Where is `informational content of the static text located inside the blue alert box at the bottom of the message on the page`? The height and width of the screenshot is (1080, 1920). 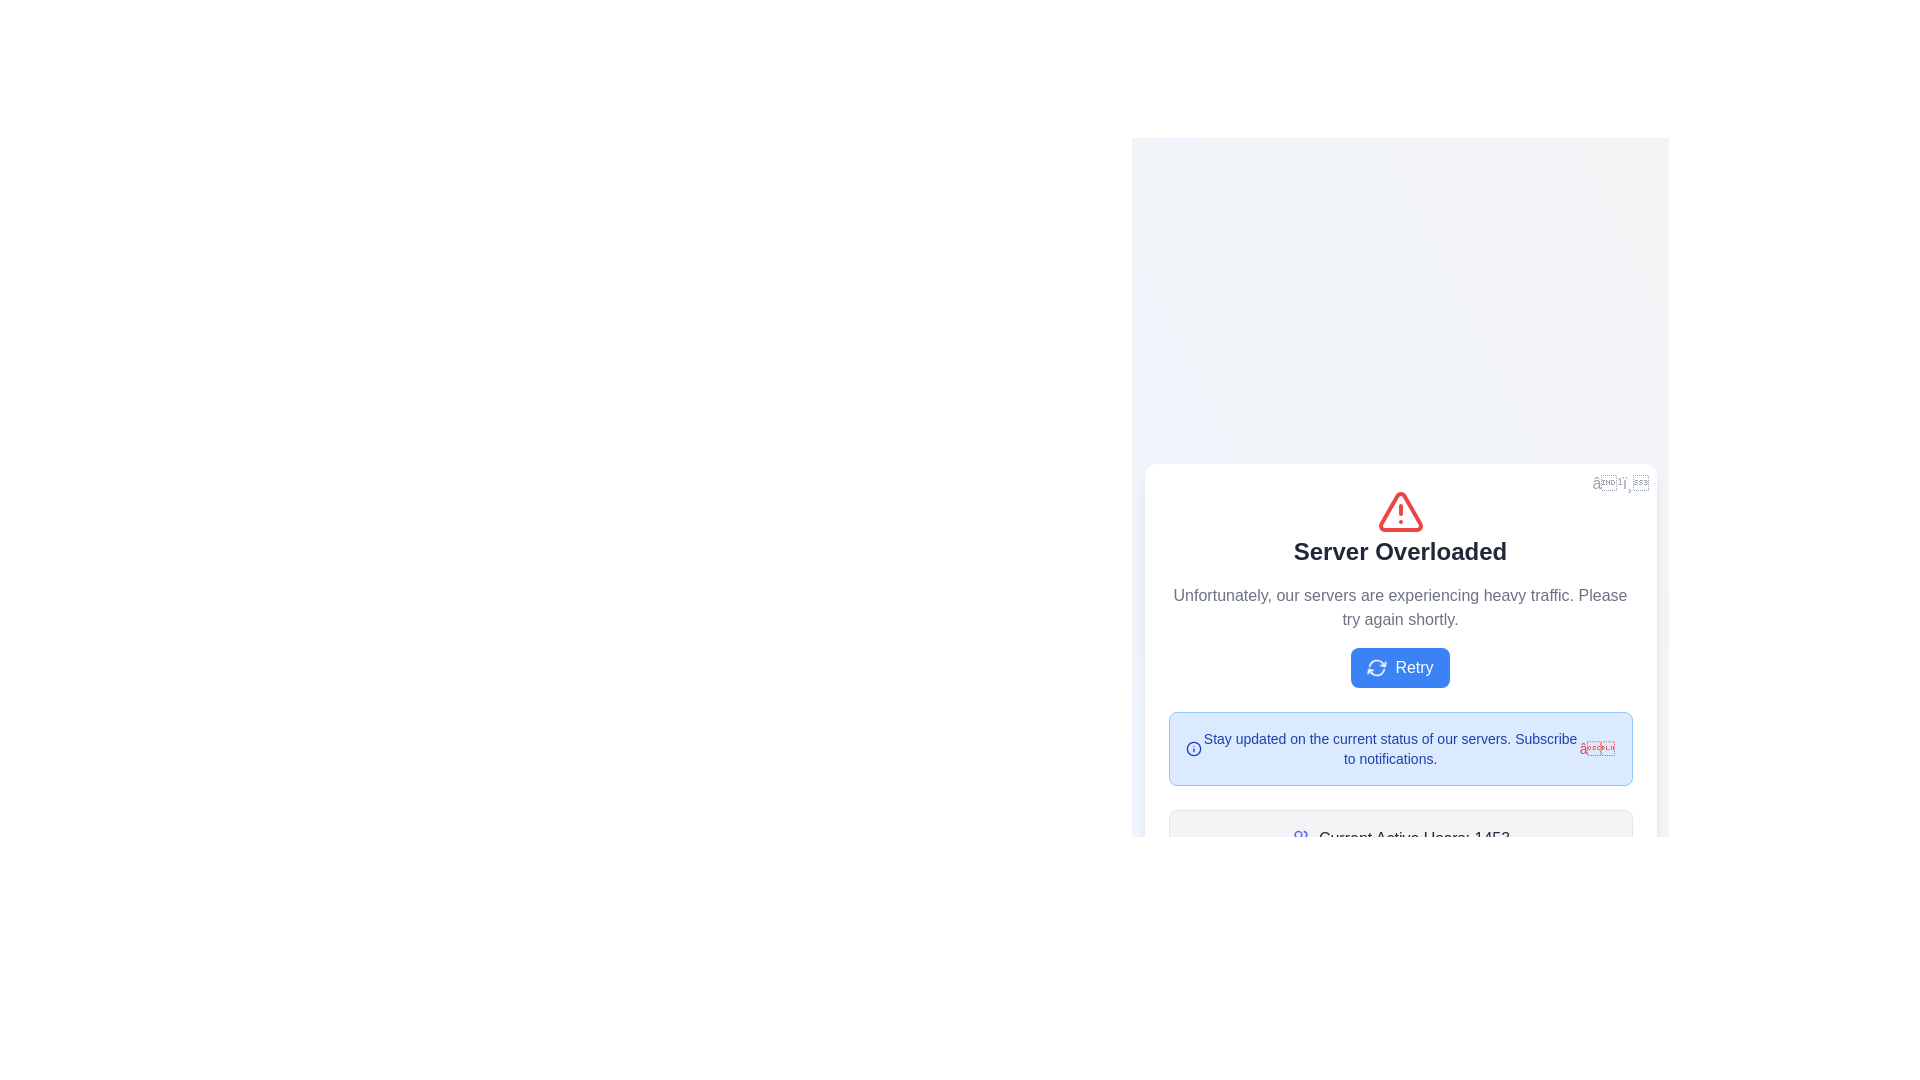
informational content of the static text located inside the blue alert box at the bottom of the message on the page is located at coordinates (1389, 748).